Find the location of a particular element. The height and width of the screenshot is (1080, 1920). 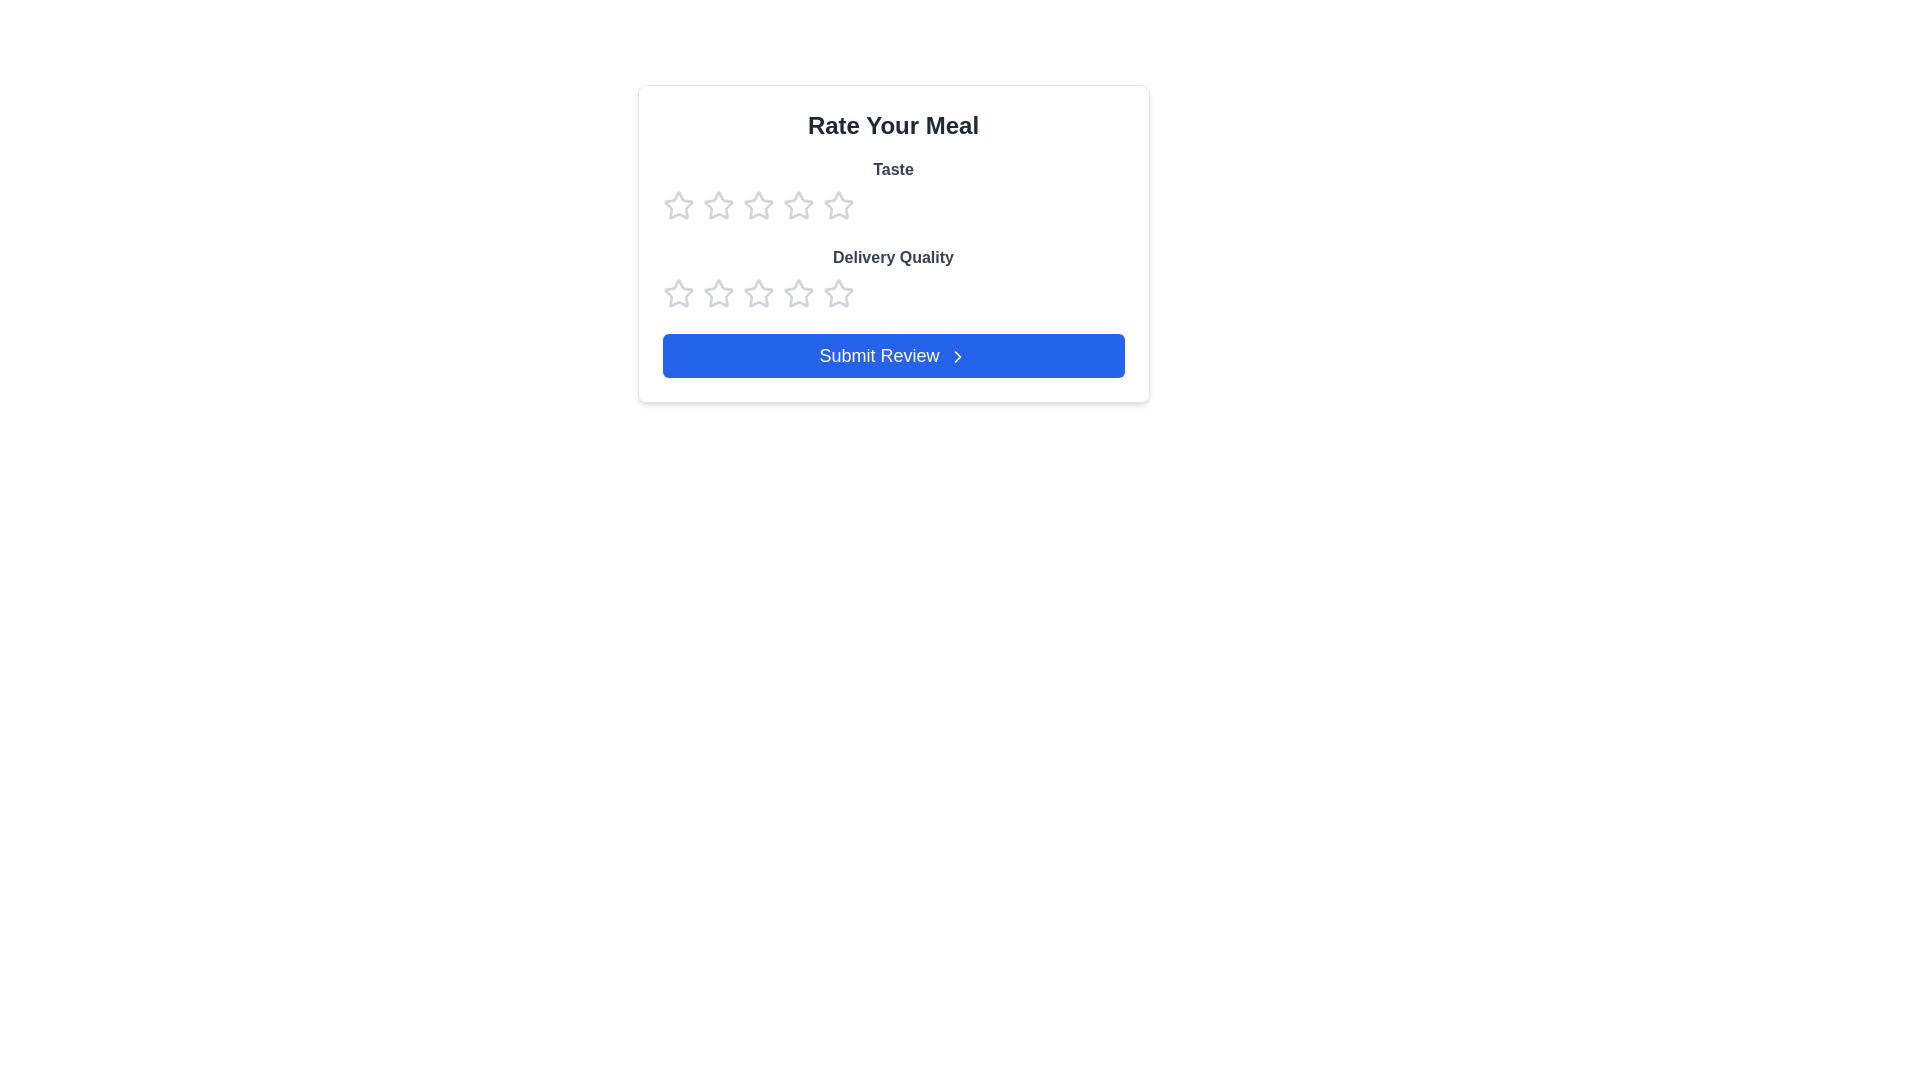

the second star icon in the row of five stars under the 'Taste' category in the 'Rate Your Meal' section is located at coordinates (797, 205).